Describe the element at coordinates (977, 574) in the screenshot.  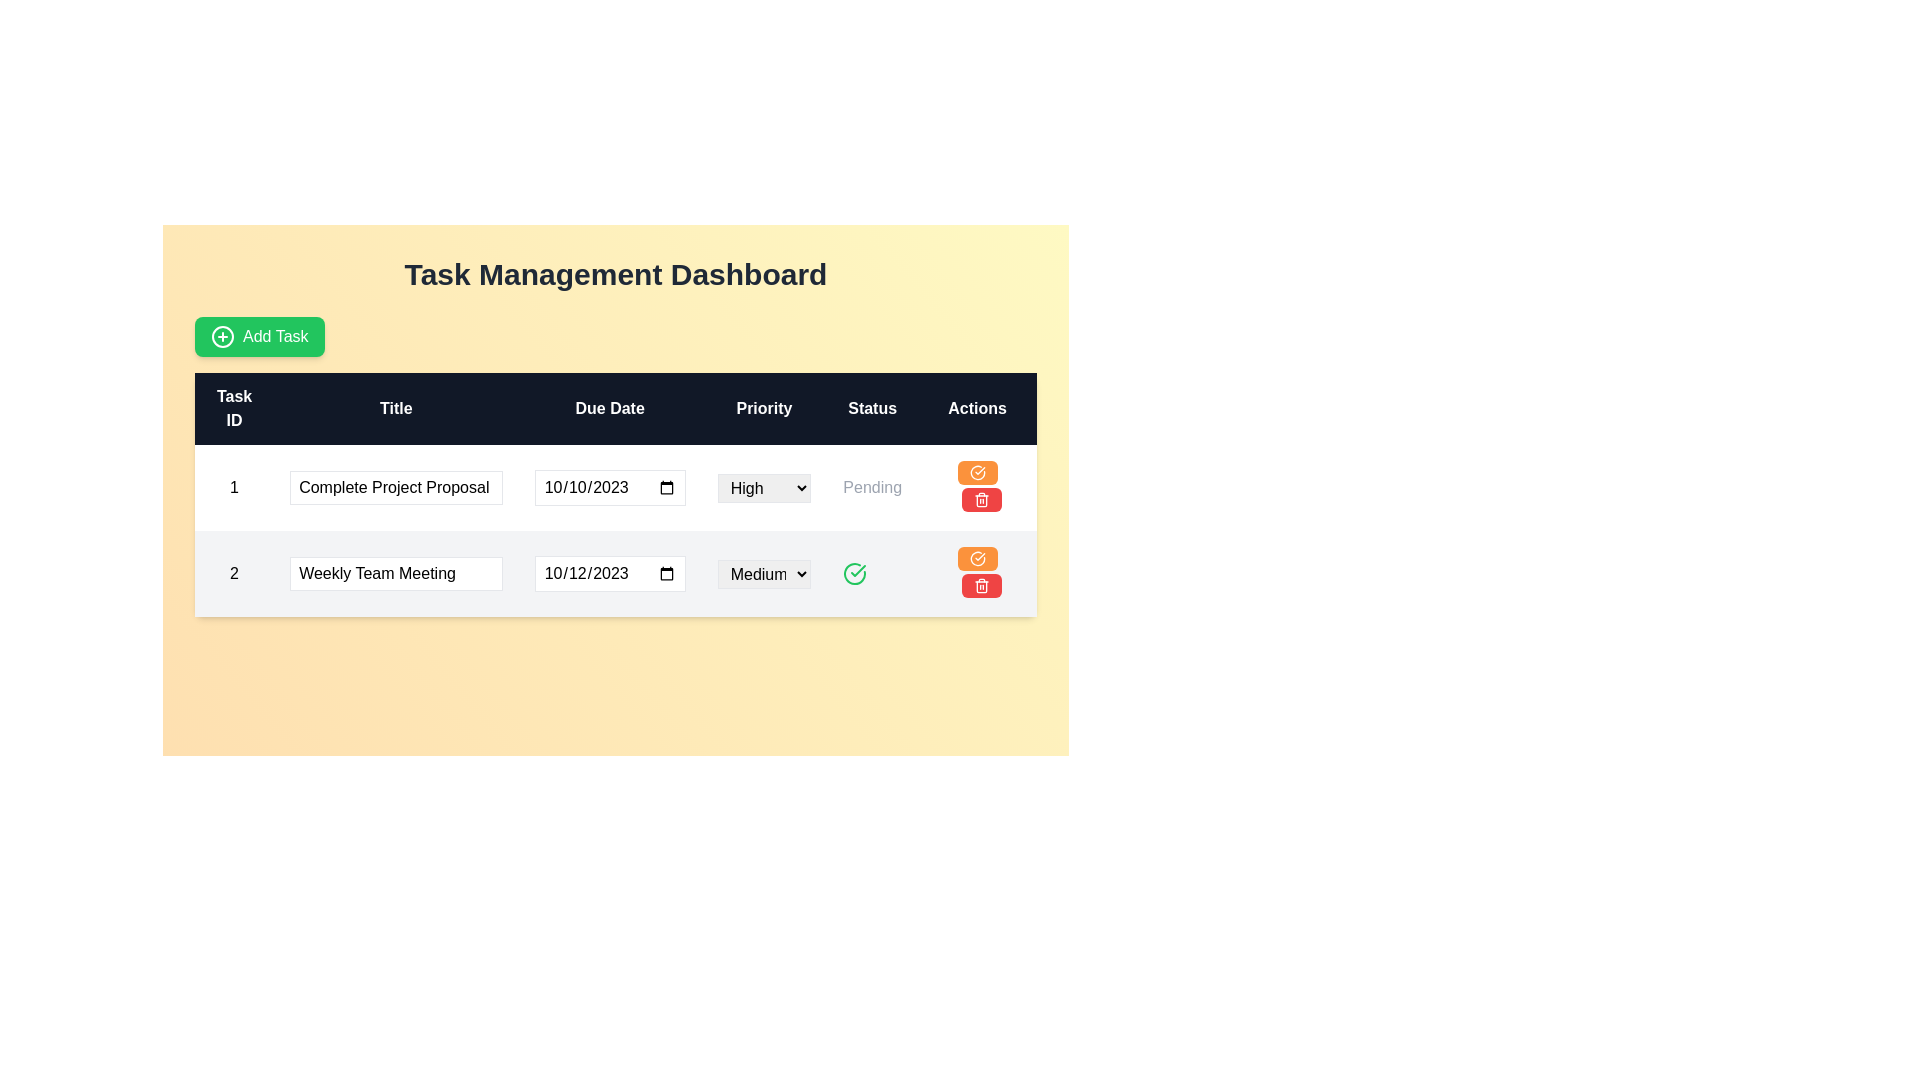
I see `the red rectangular button with a trash bin icon located in the second row of the task table, rightmost column` at that location.